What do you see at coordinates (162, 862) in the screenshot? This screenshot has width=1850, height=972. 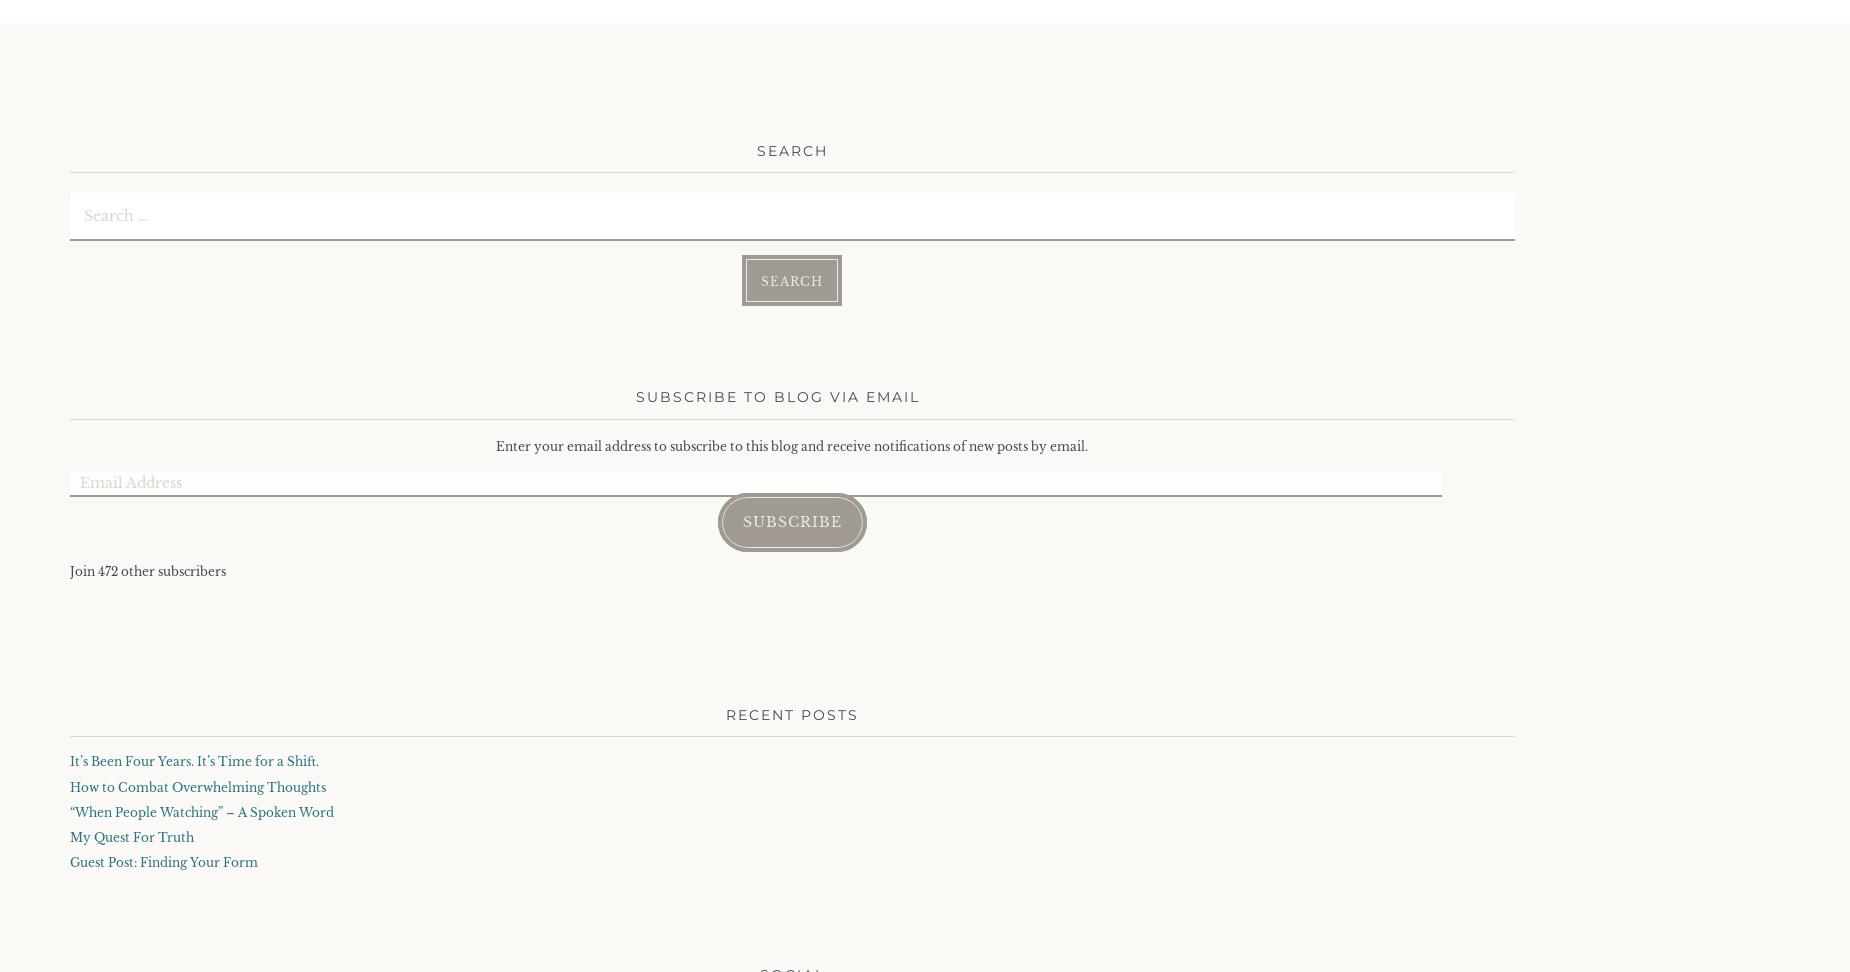 I see `'Guest Post: Finding Your Form'` at bounding box center [162, 862].